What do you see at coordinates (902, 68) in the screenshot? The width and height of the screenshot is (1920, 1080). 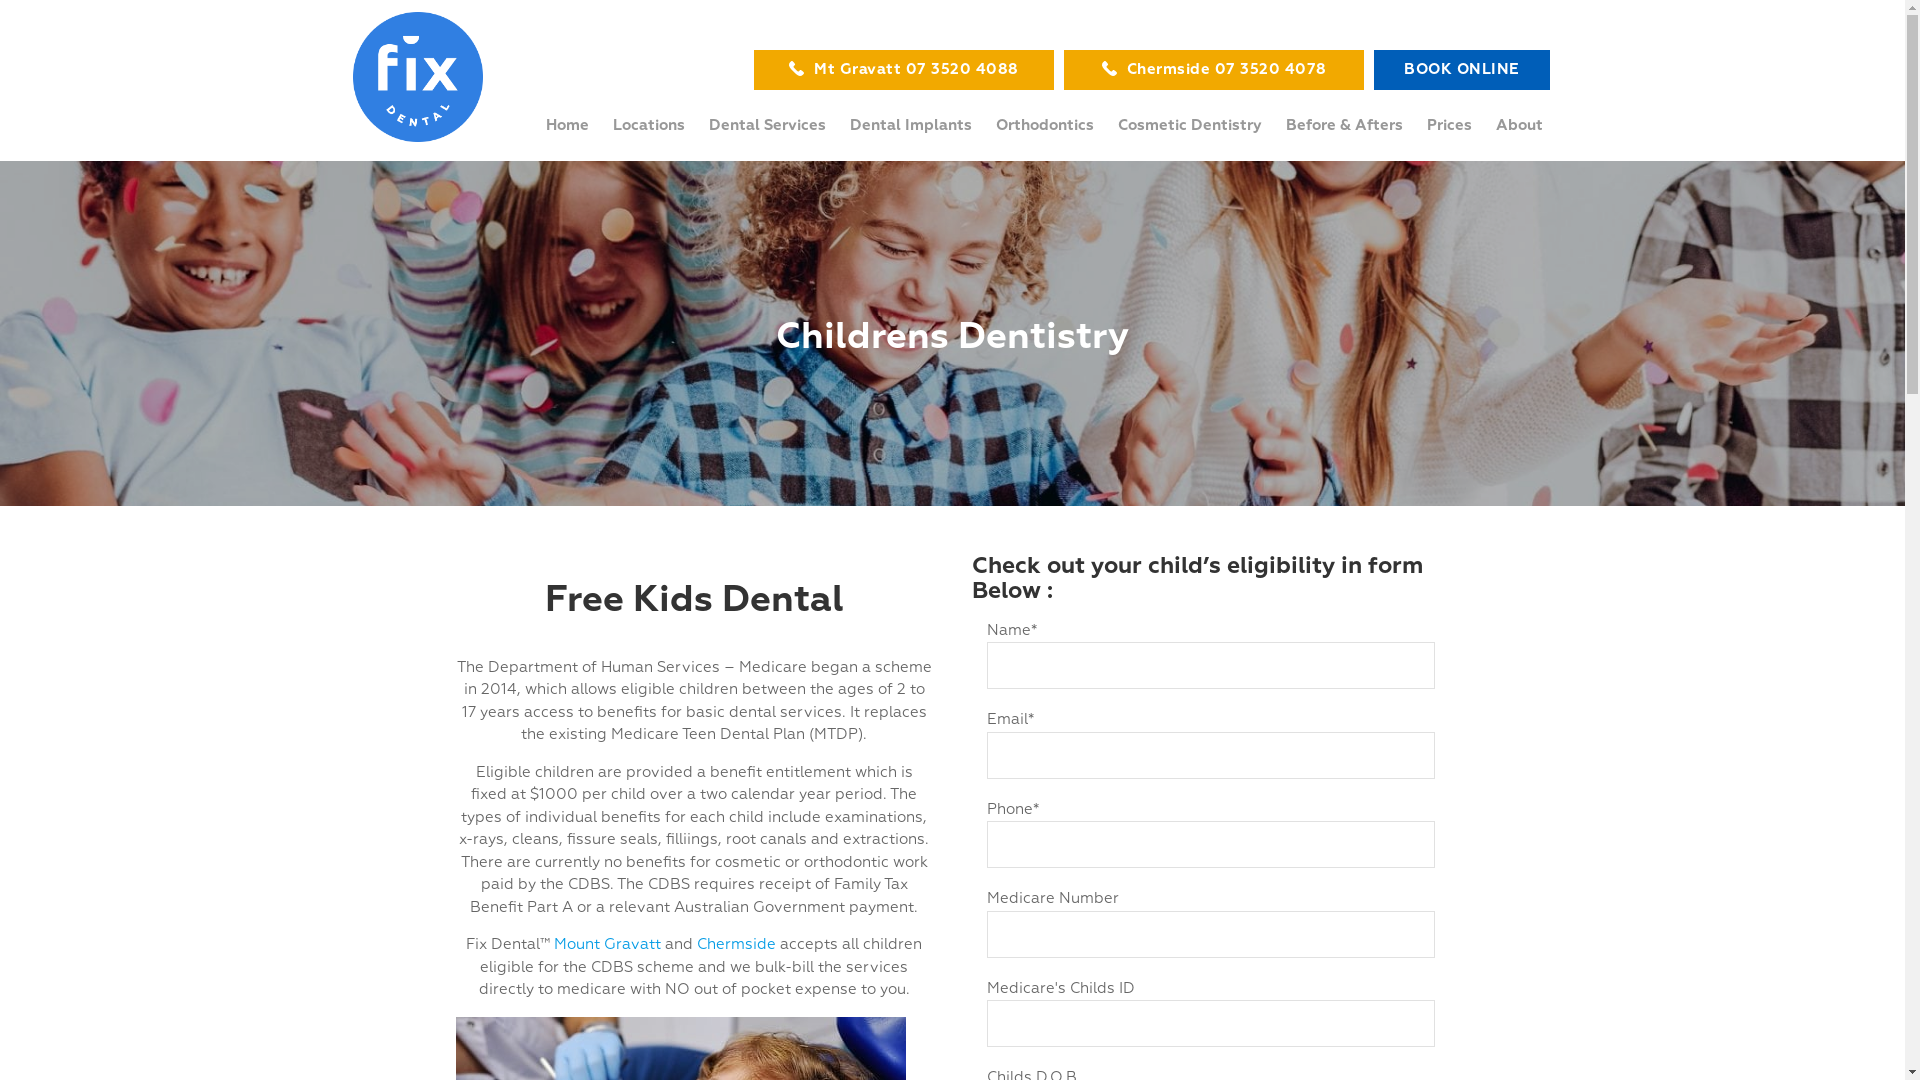 I see `'Mt Gravatt 07 3520 4088'` at bounding box center [902, 68].